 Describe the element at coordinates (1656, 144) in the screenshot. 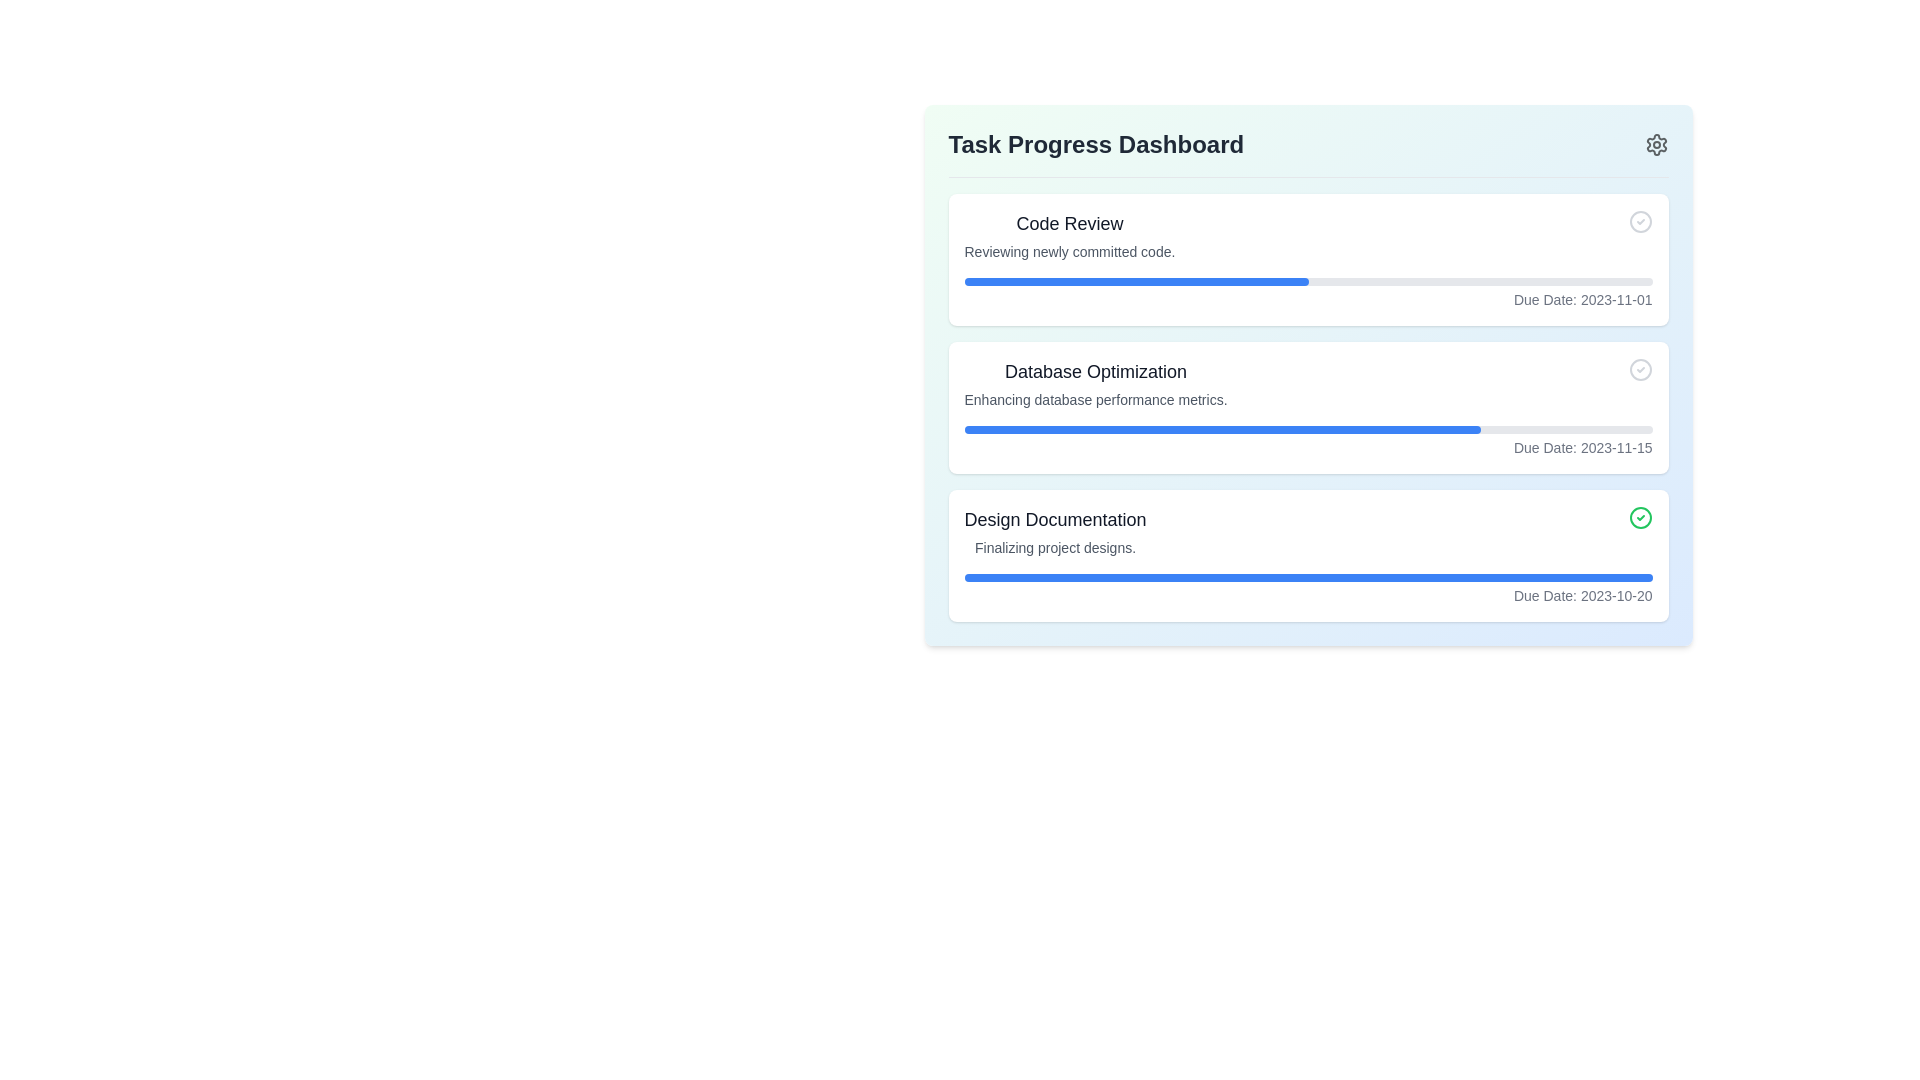

I see `the settings SVG icon located in the top-right corner of the Task Progress Dashboard` at that location.